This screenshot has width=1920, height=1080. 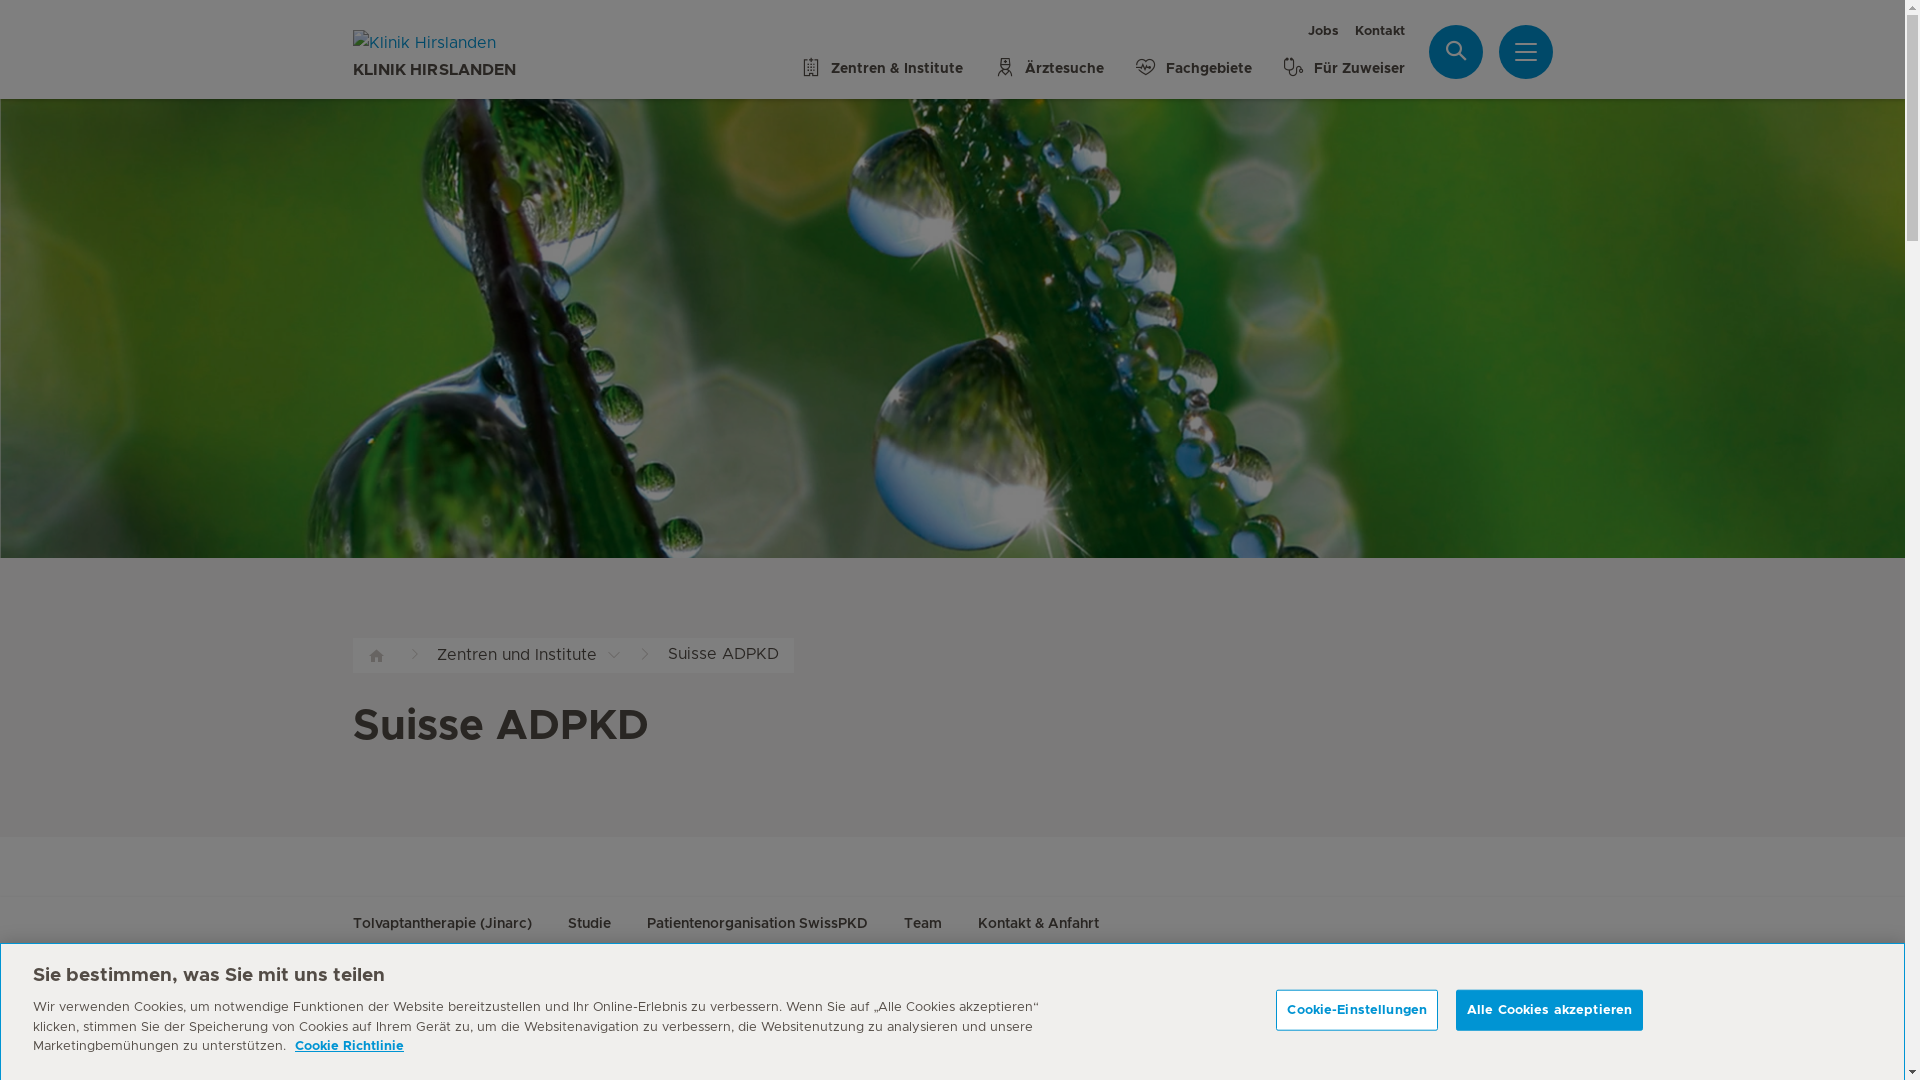 I want to click on 'Team', so click(x=921, y=925).